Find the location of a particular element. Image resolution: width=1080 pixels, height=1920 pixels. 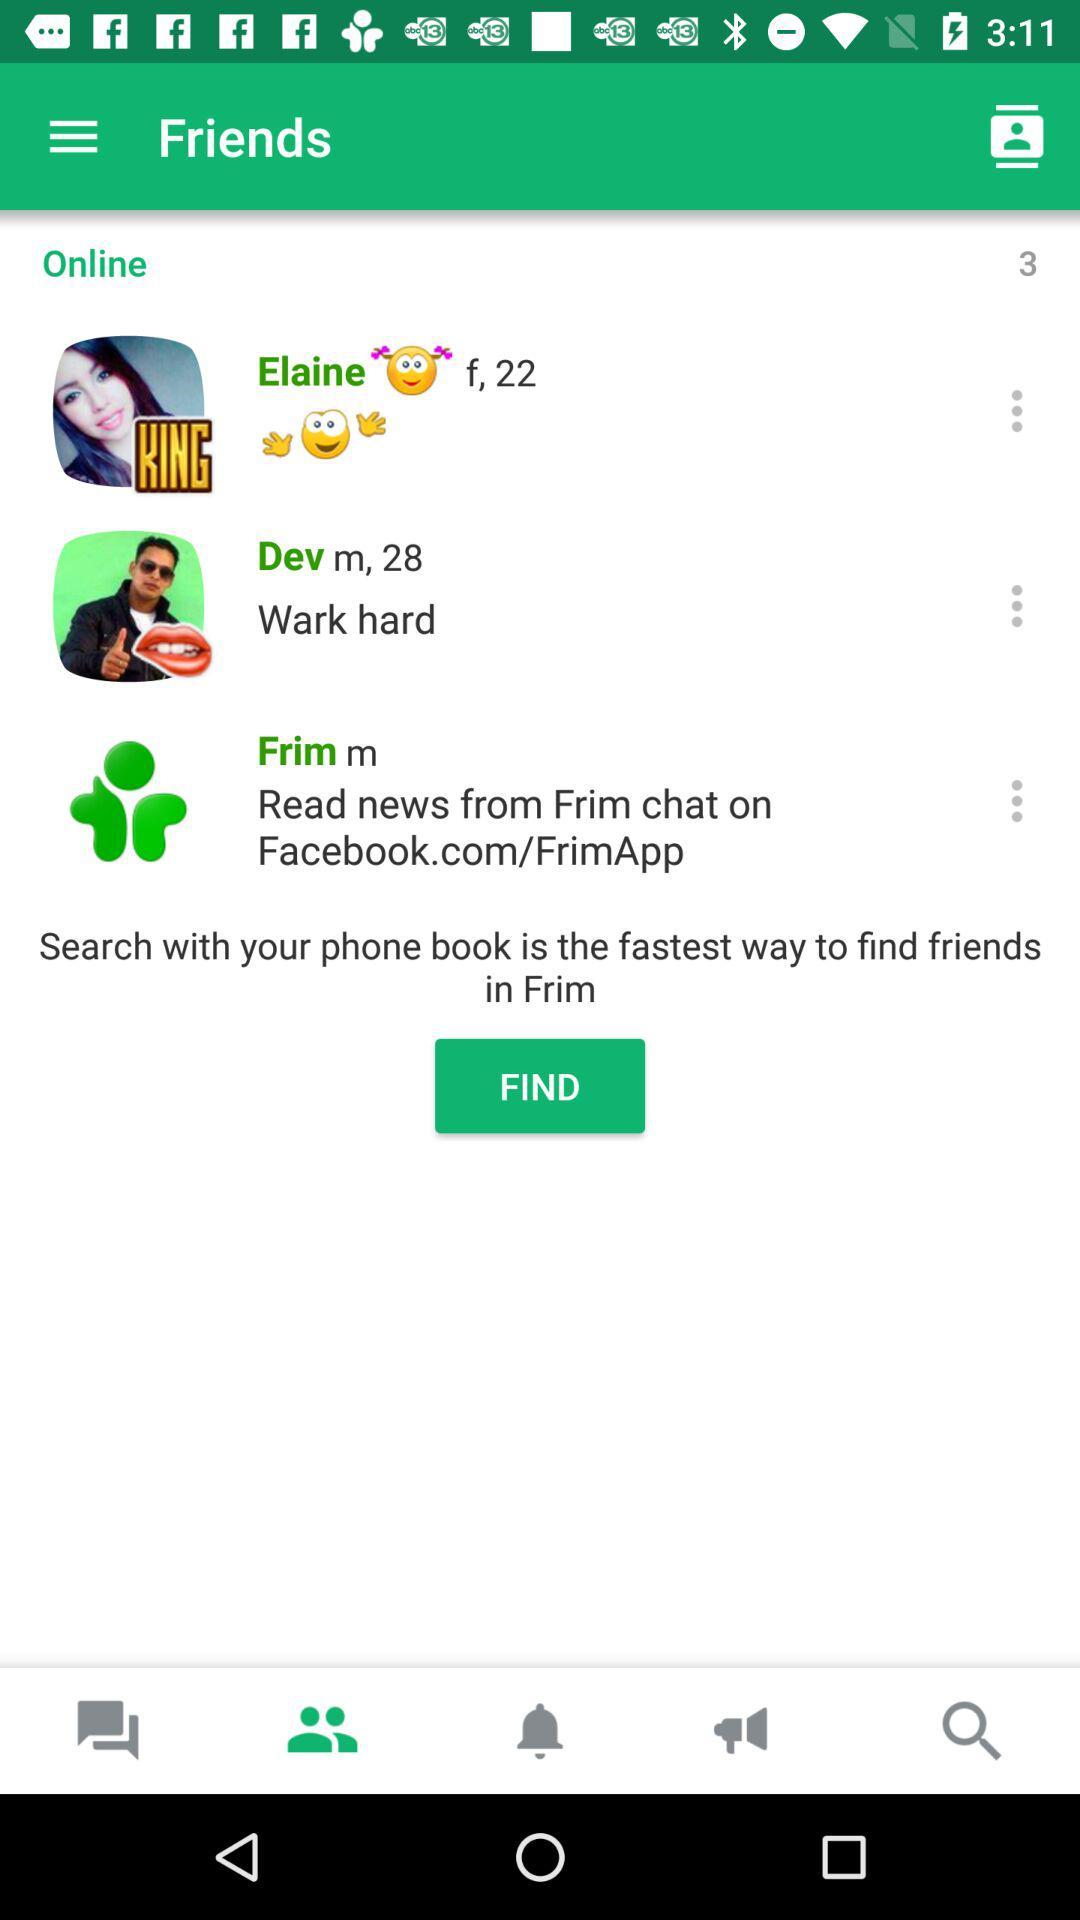

show options is located at coordinates (1017, 410).